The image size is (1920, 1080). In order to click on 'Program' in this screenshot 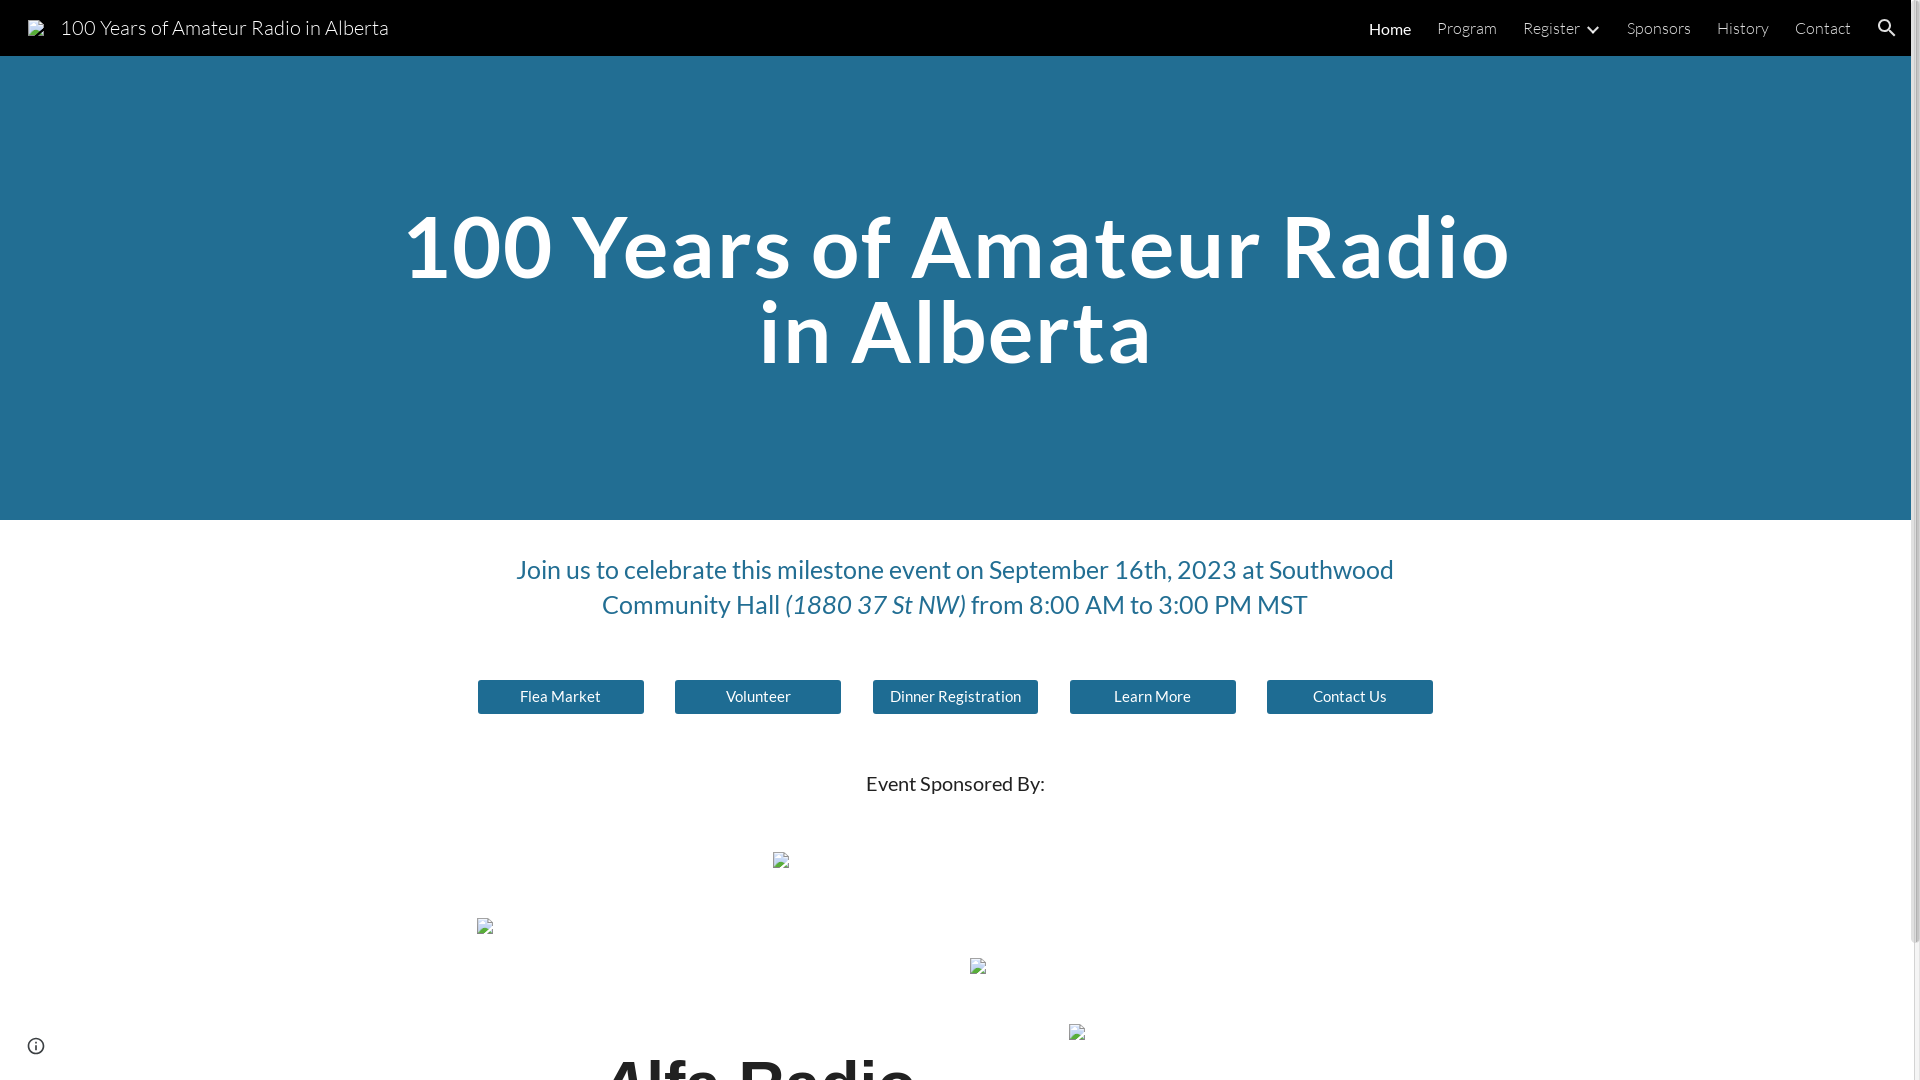, I will do `click(1467, 27)`.